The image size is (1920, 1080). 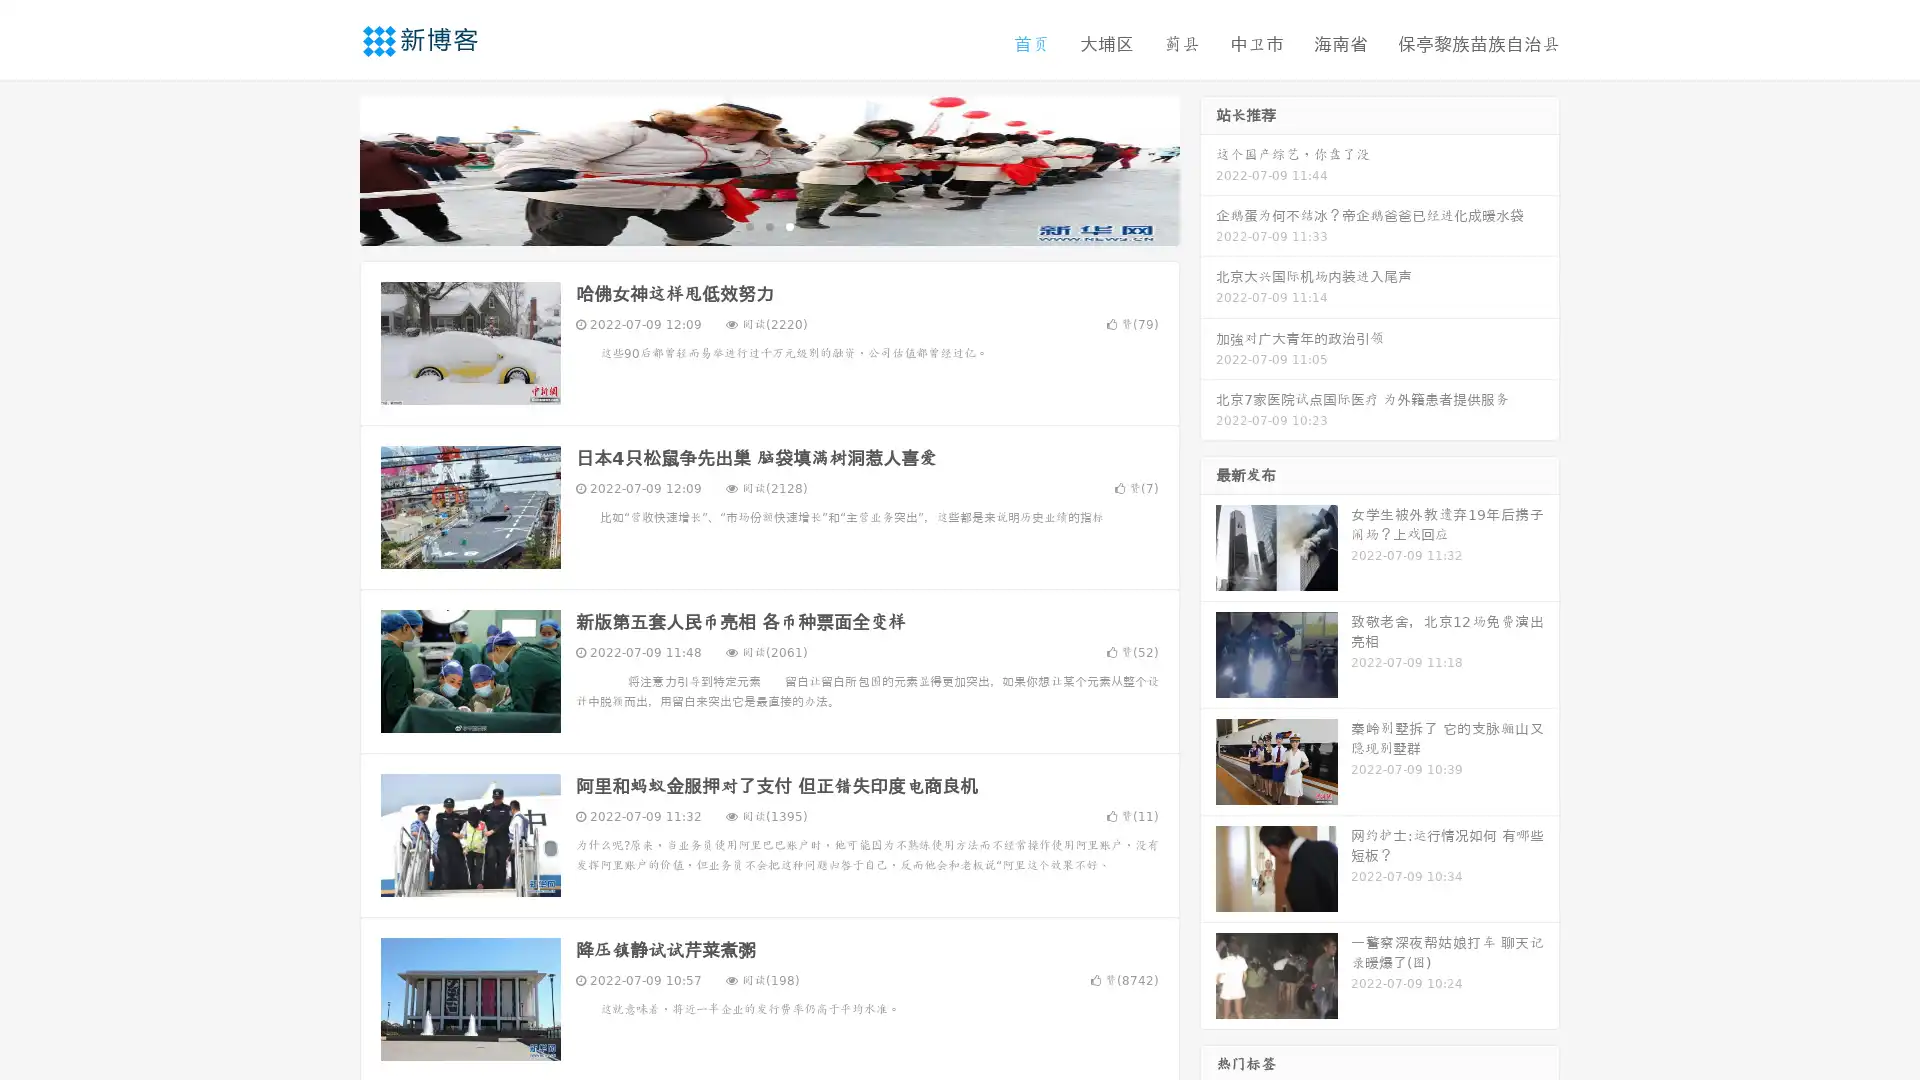 I want to click on Go to slide 3, so click(x=789, y=225).